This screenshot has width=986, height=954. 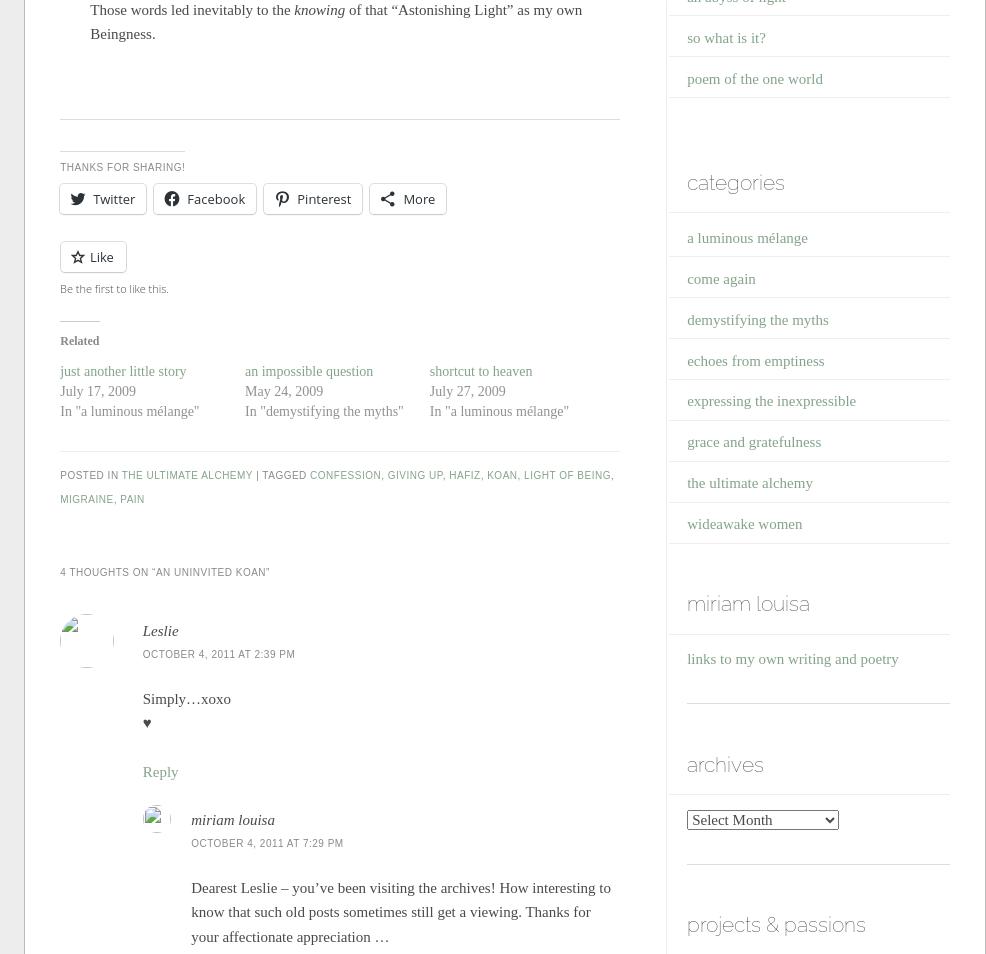 What do you see at coordinates (217, 652) in the screenshot?
I see `'October 4, 2011 at 2:39 pm'` at bounding box center [217, 652].